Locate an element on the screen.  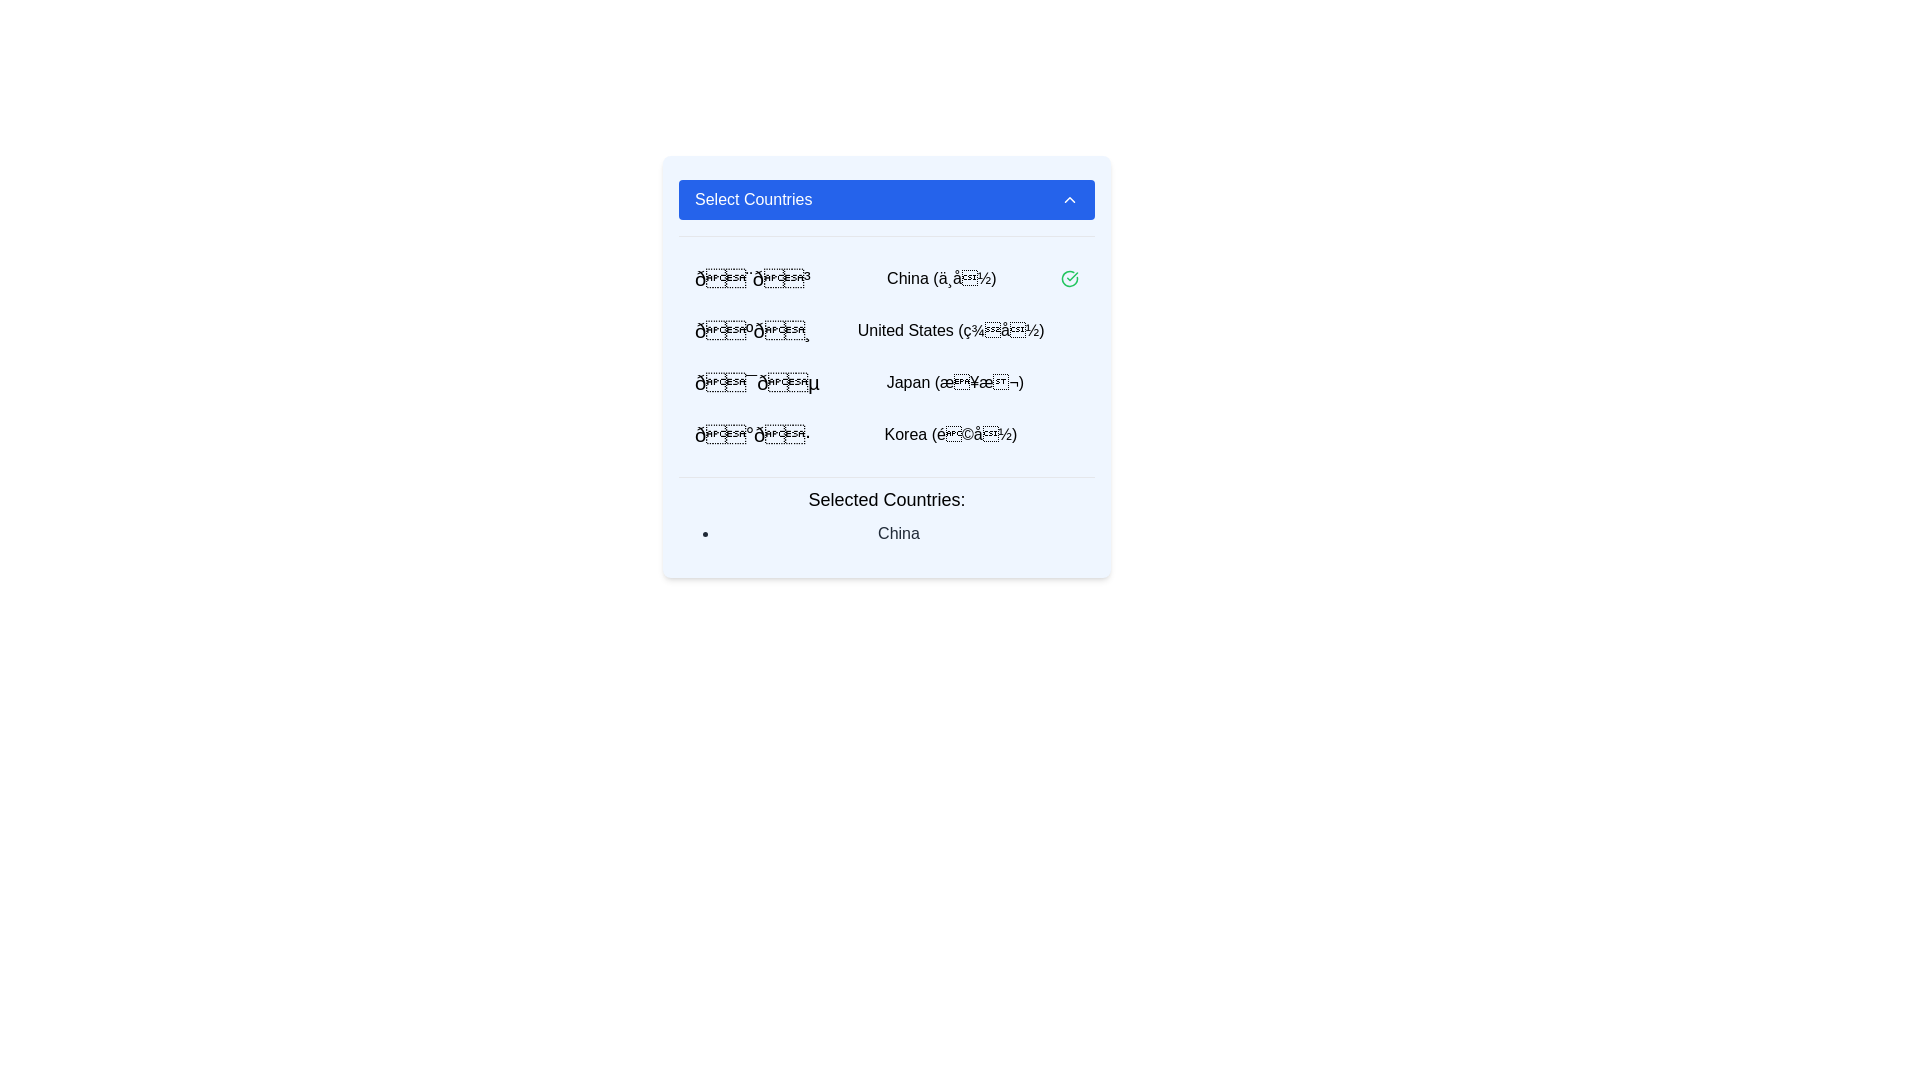
the 'United States (美國)' option in the dropdown menu, which is the second selectable item below 'China (中國)' and above 'Japan (日本).' is located at coordinates (886, 330).